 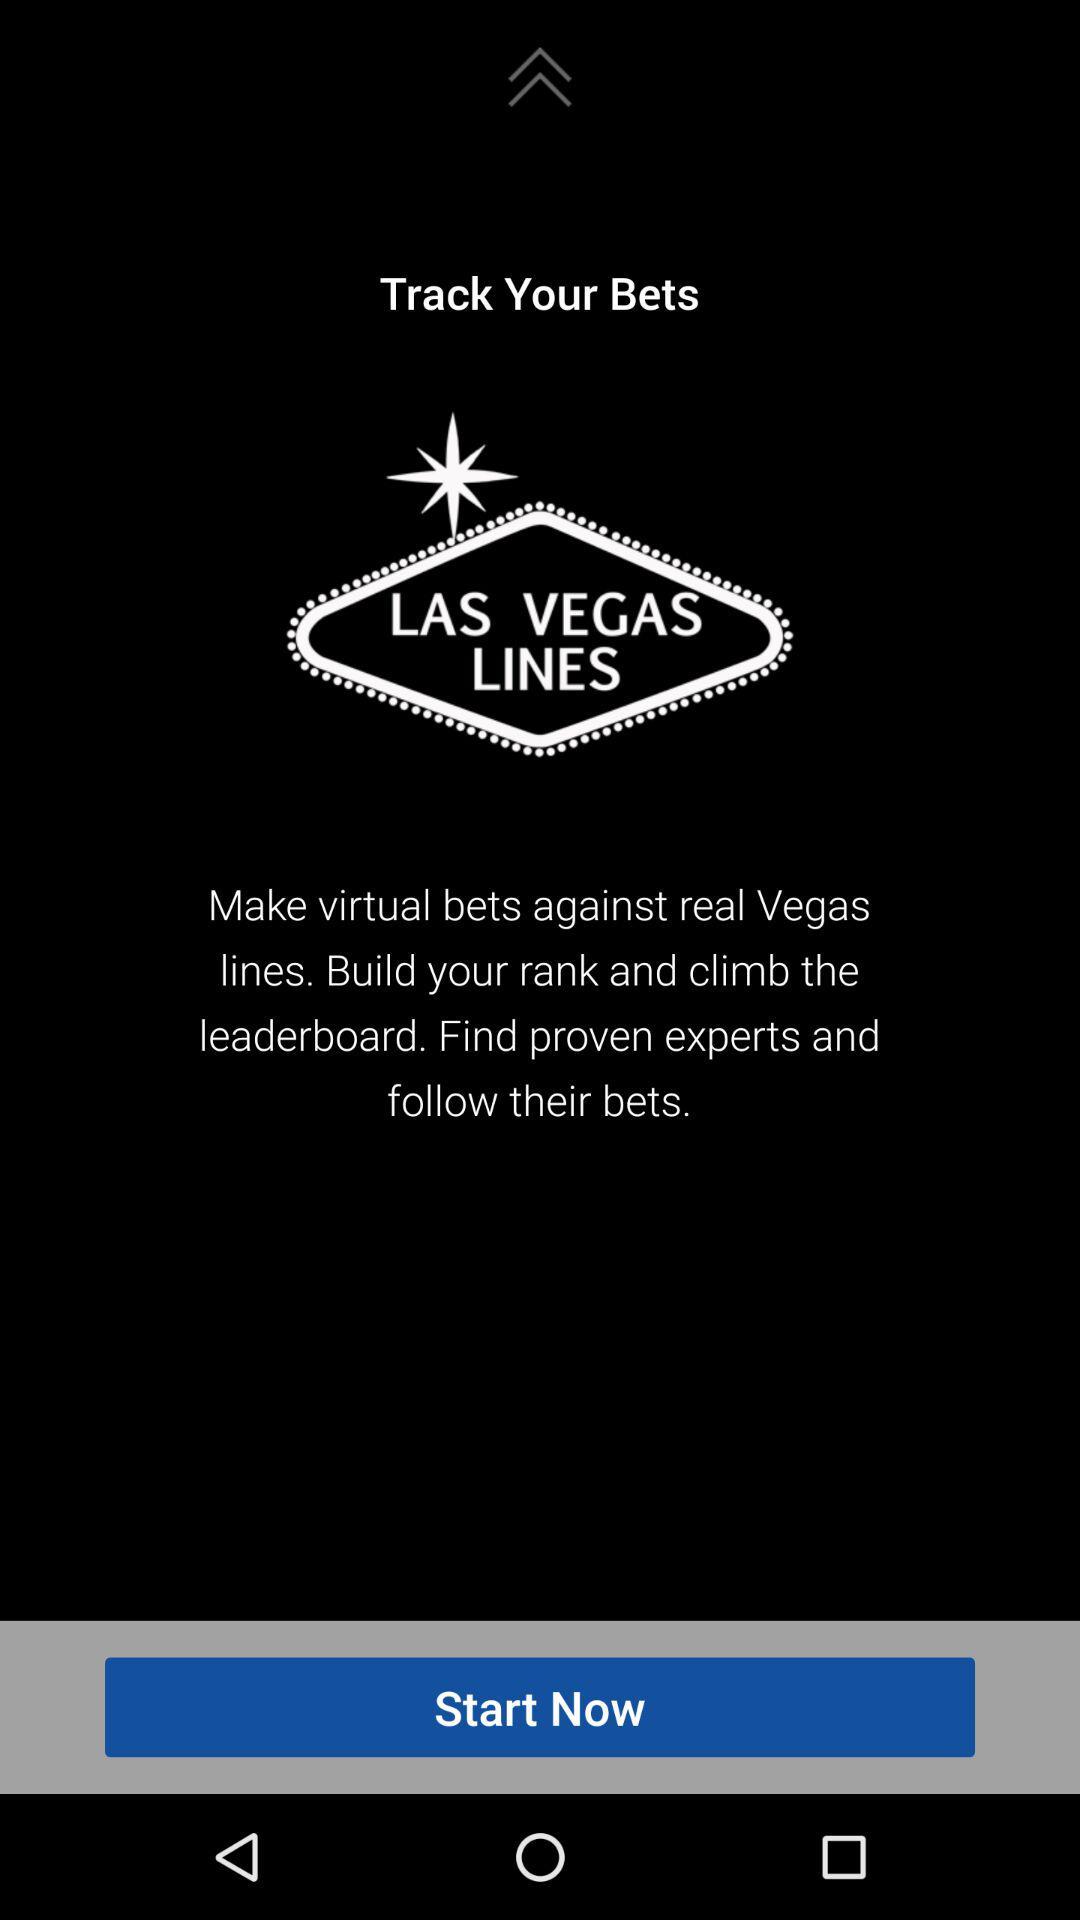 I want to click on icon at the bottom, so click(x=540, y=1706).